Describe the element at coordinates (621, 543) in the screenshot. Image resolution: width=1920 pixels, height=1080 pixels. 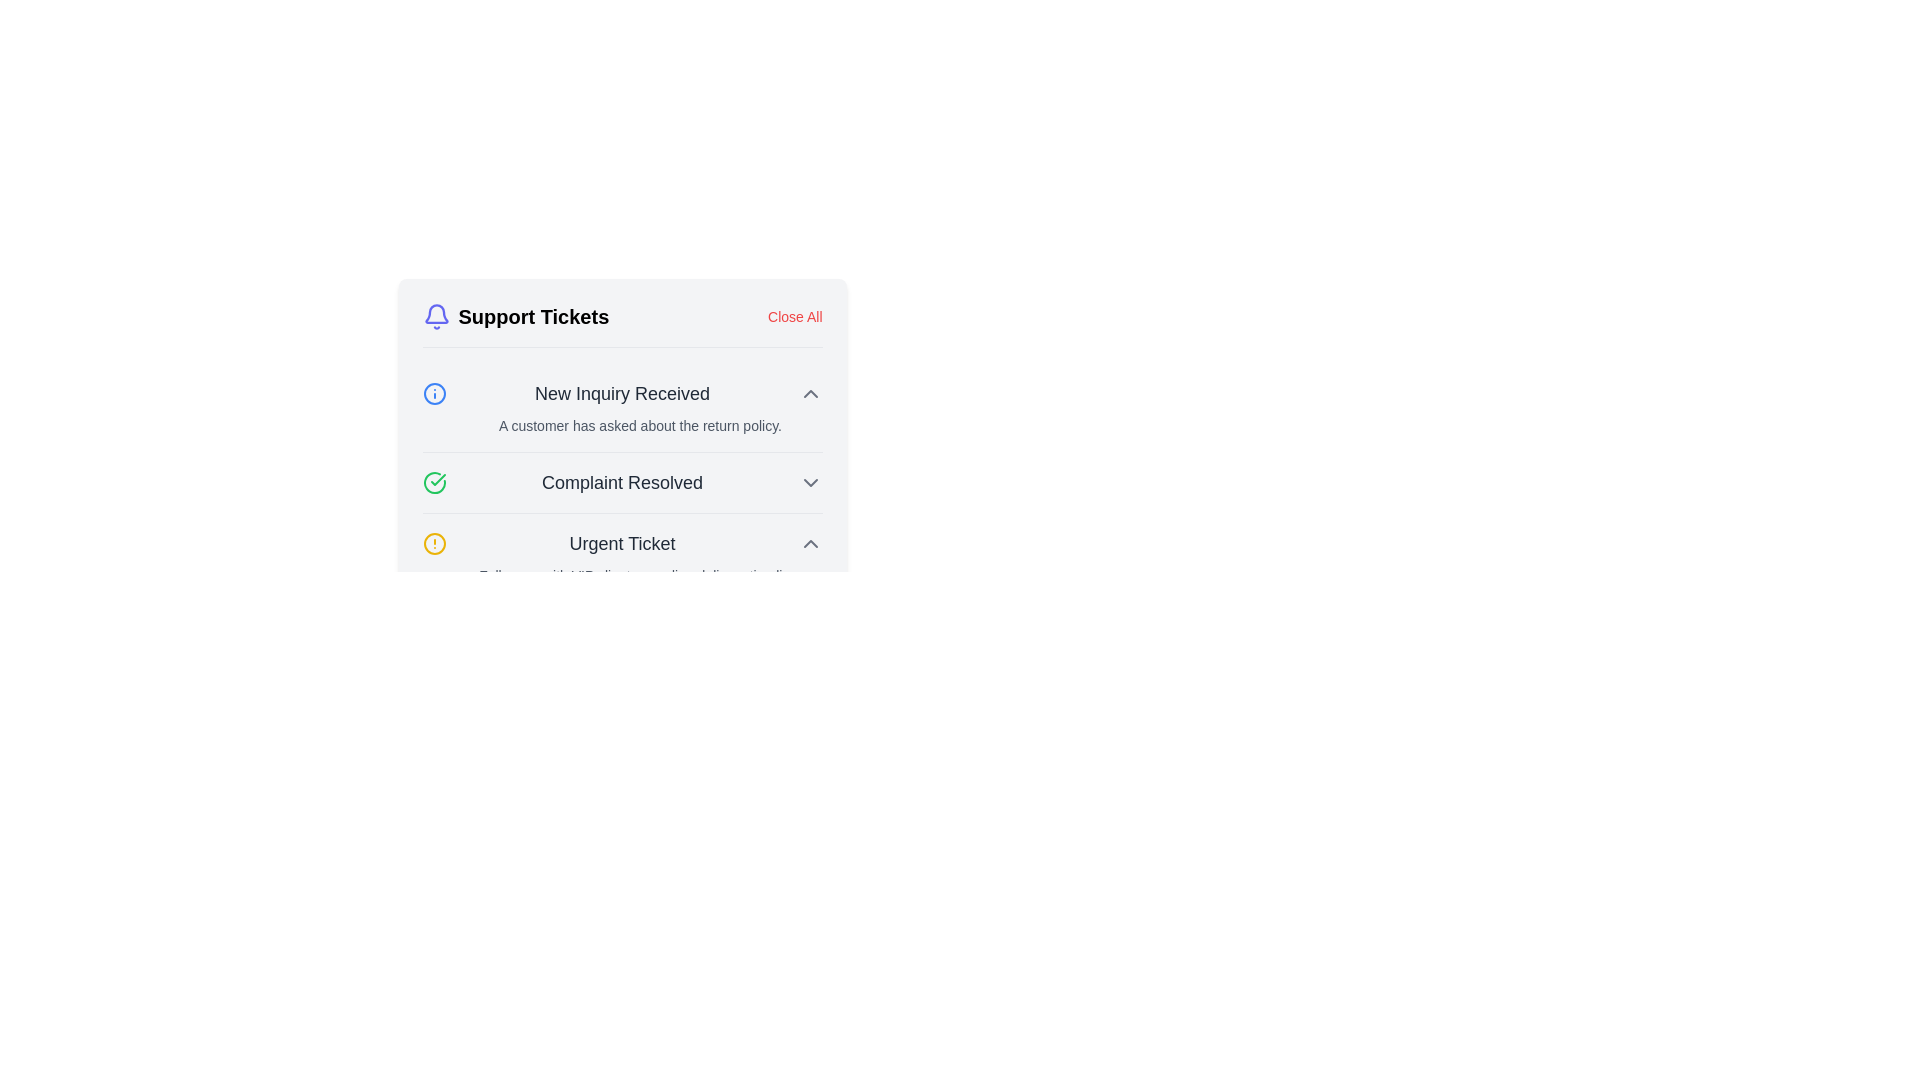
I see `the 'Urgent Ticket' label with an icon, which is the third item` at that location.